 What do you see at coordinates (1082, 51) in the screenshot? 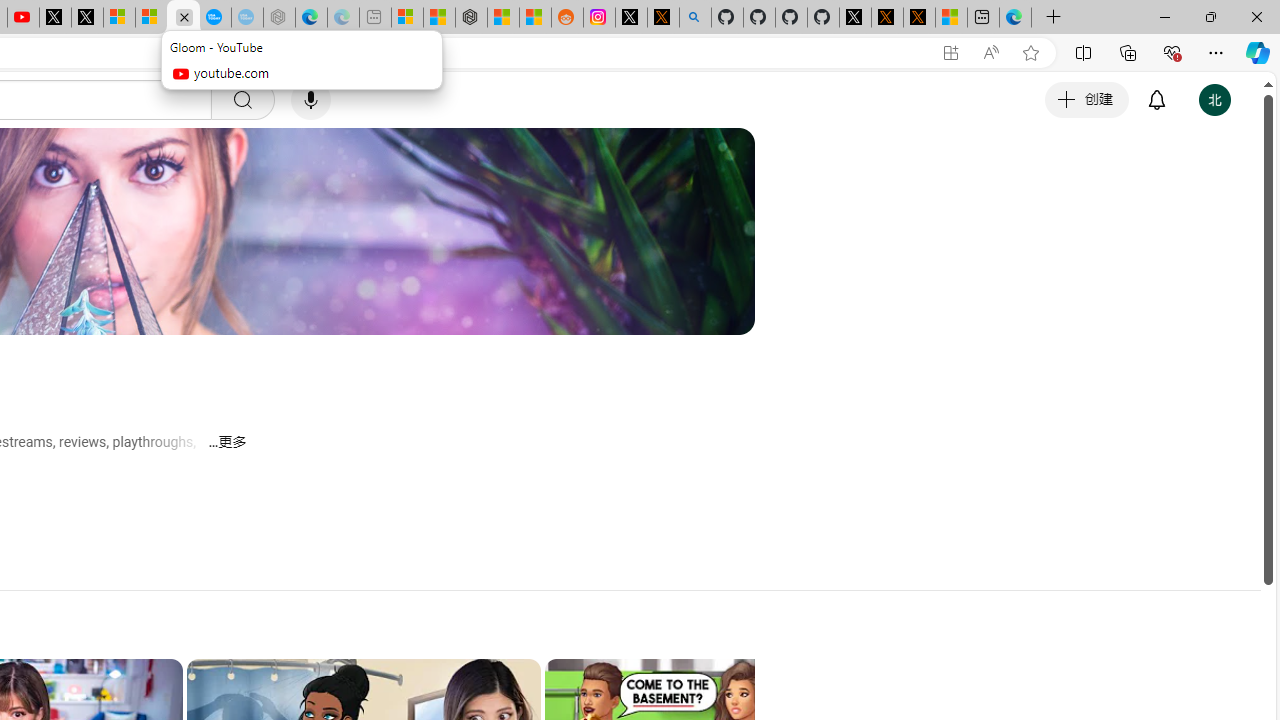
I see `'Split screen'` at bounding box center [1082, 51].